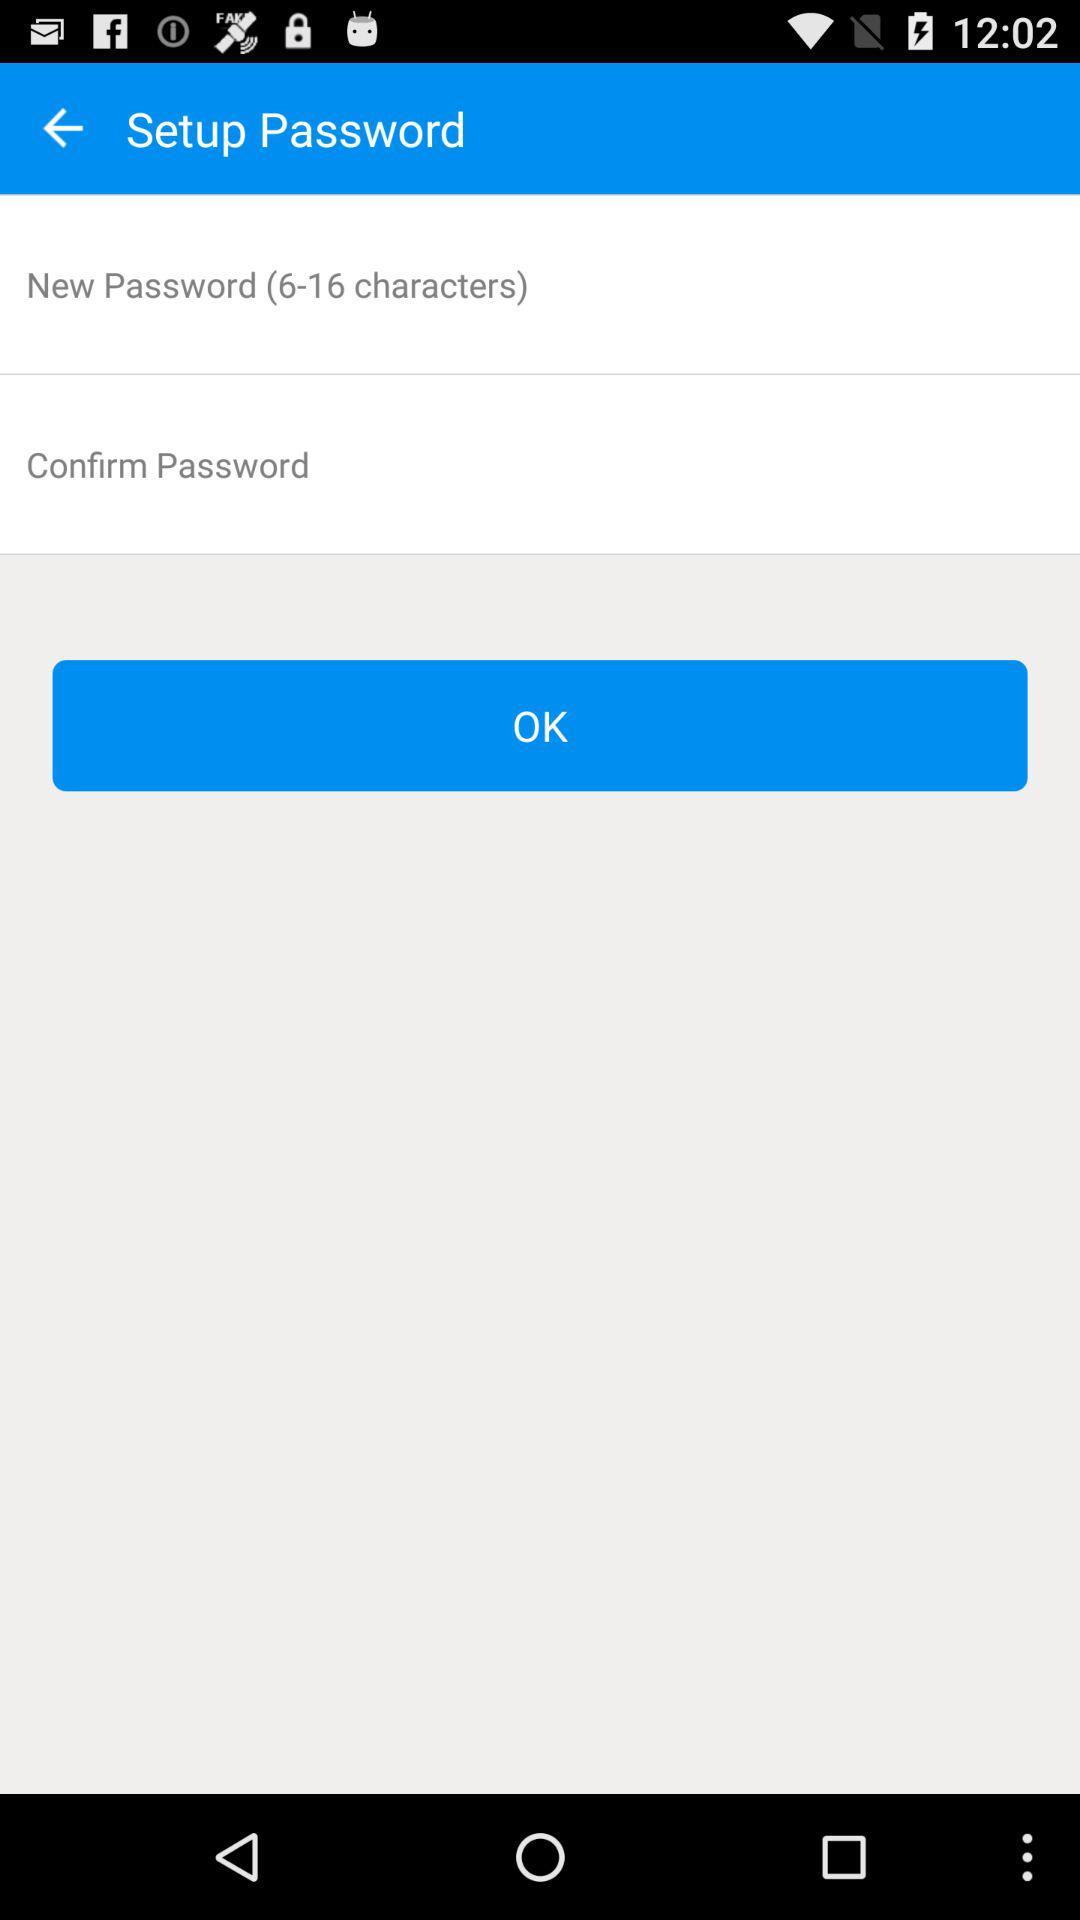 This screenshot has width=1080, height=1920. Describe the element at coordinates (540, 463) in the screenshot. I see `confirm password field` at that location.